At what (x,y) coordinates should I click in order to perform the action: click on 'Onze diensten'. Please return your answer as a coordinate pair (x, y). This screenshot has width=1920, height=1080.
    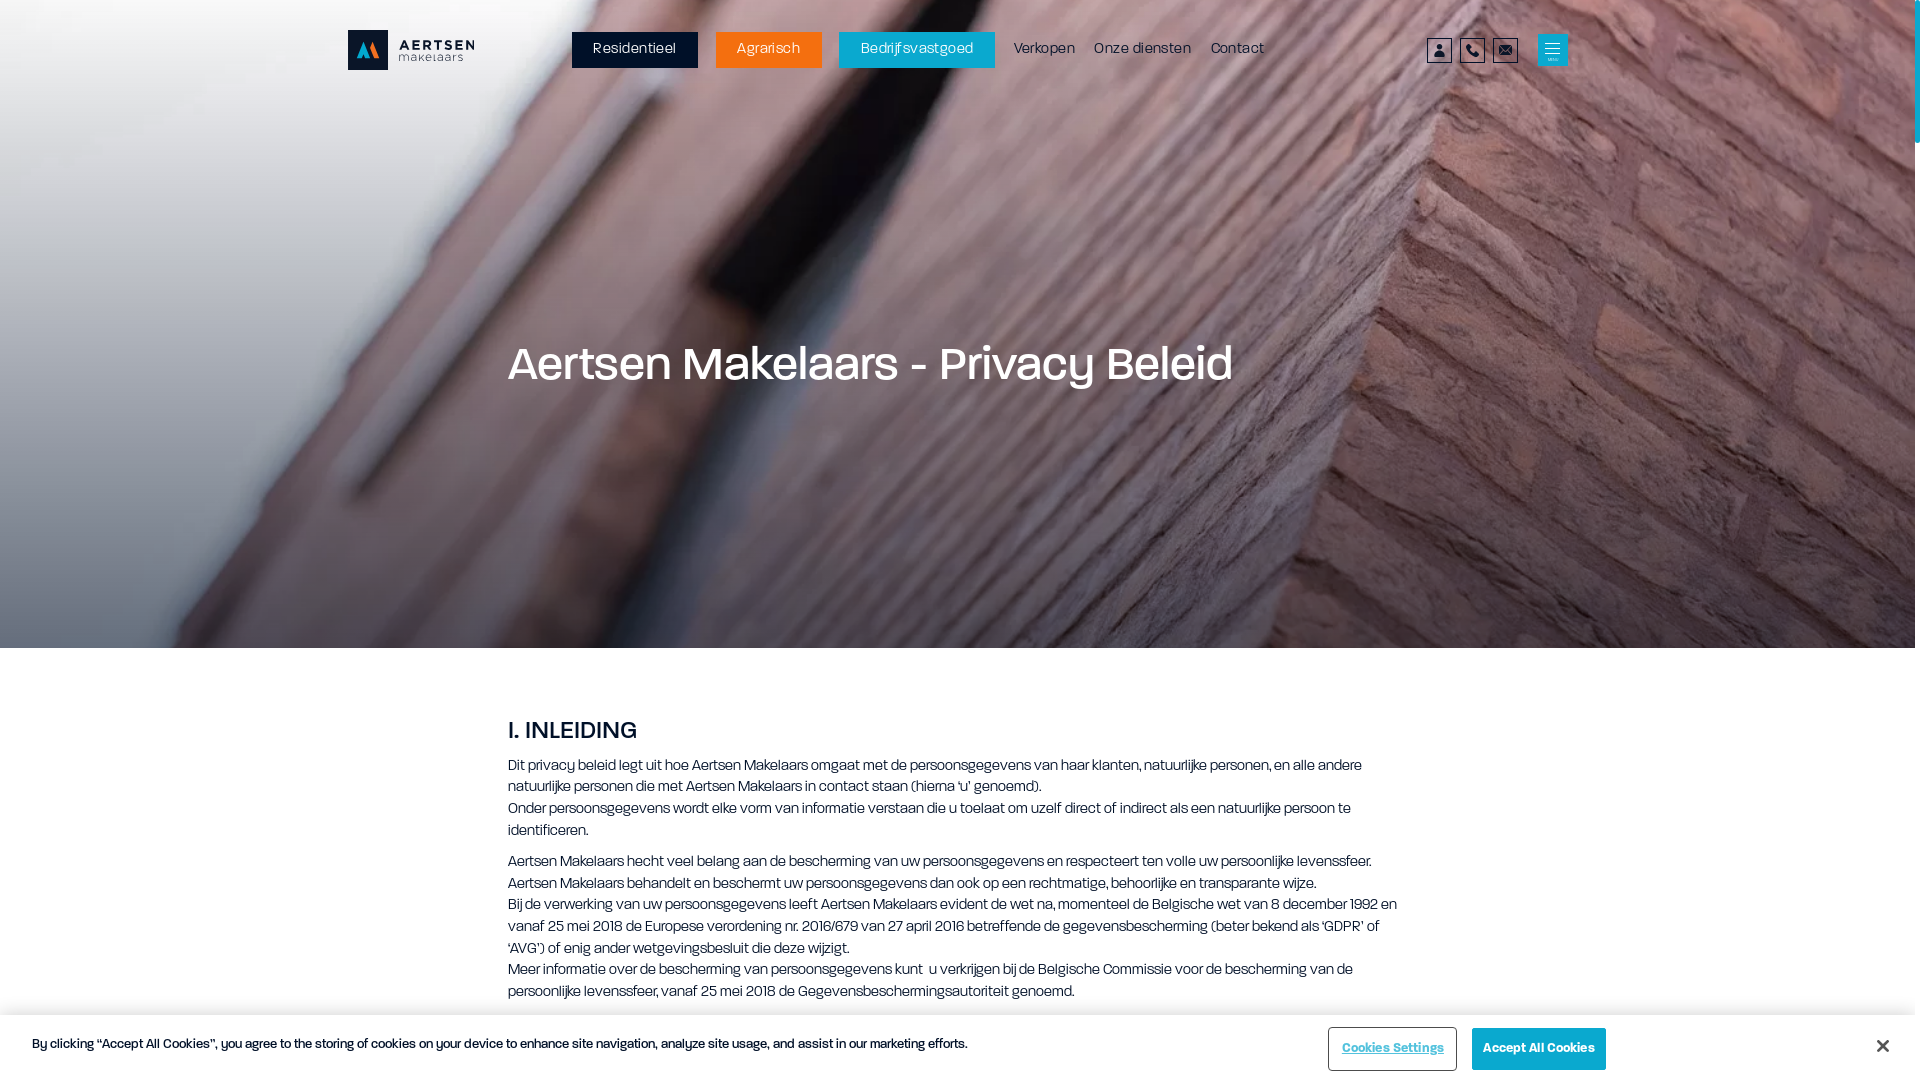
    Looking at the image, I should click on (1142, 49).